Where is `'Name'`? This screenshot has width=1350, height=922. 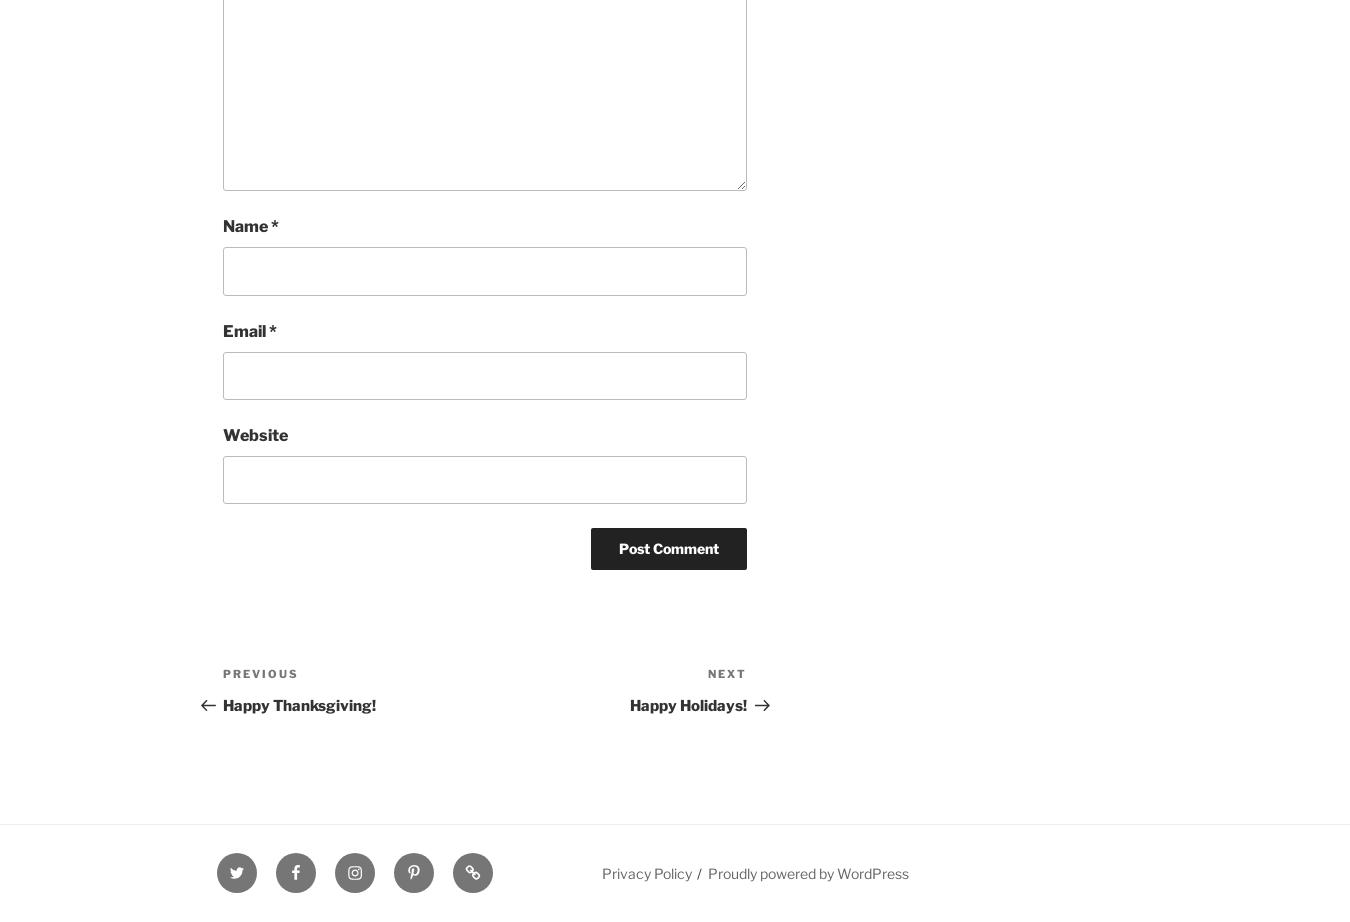 'Name' is located at coordinates (246, 226).